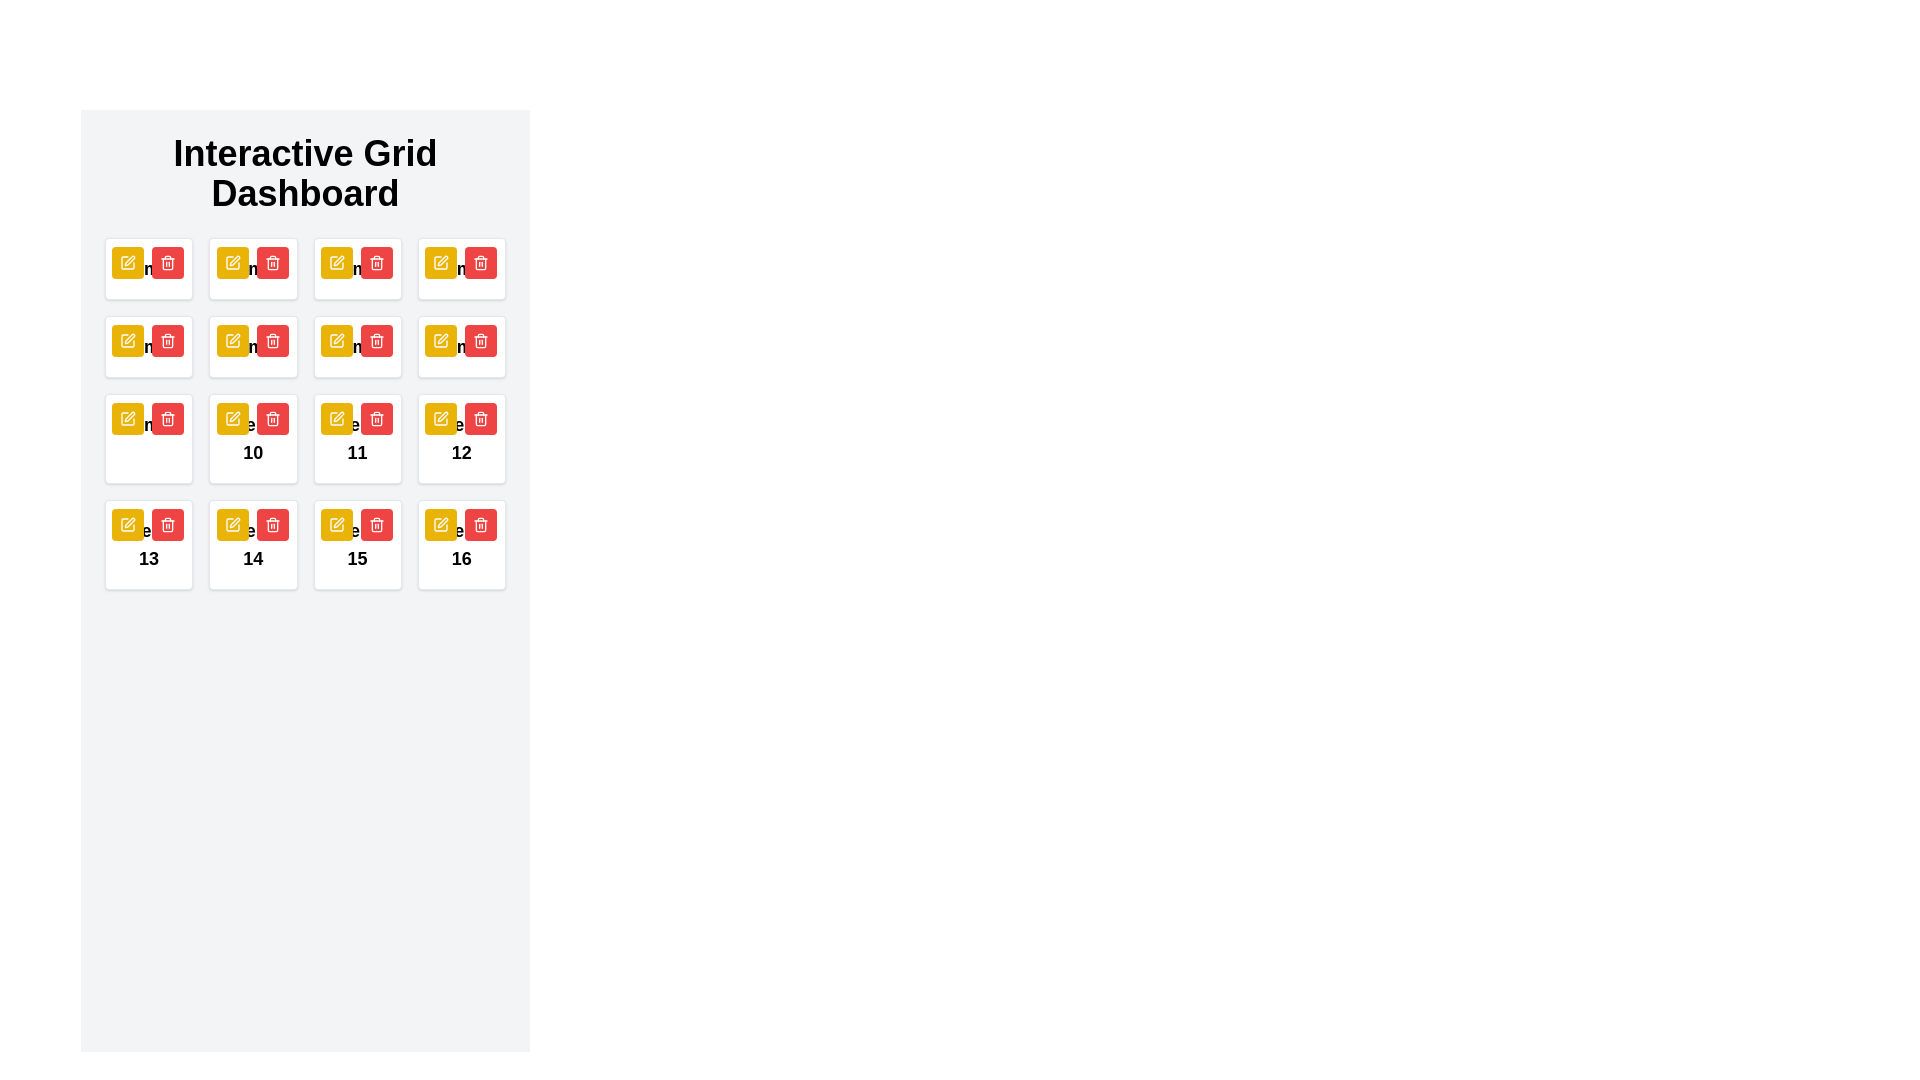  Describe the element at coordinates (168, 523) in the screenshot. I see `the 'delete' button` at that location.